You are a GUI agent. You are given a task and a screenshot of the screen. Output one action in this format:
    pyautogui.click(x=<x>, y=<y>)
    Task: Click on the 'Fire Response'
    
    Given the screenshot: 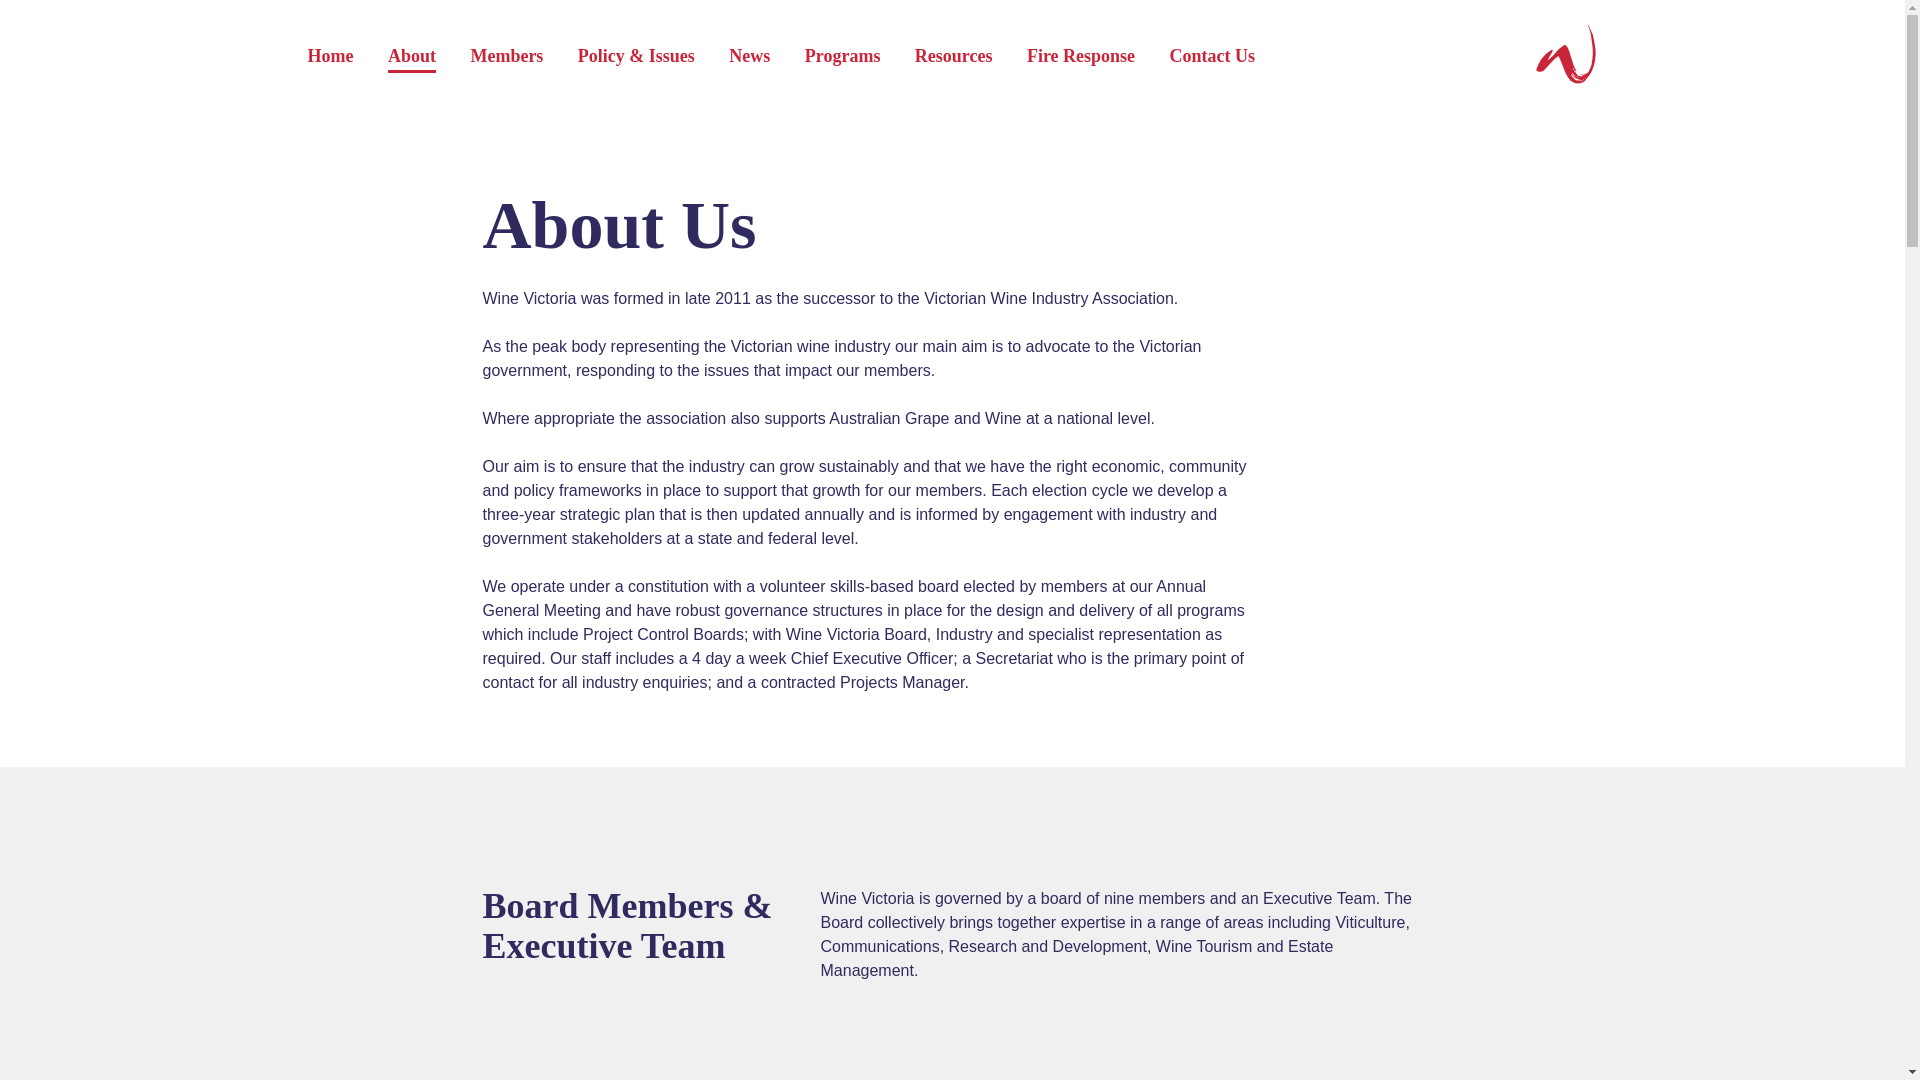 What is the action you would take?
    pyautogui.click(x=1079, y=56)
    